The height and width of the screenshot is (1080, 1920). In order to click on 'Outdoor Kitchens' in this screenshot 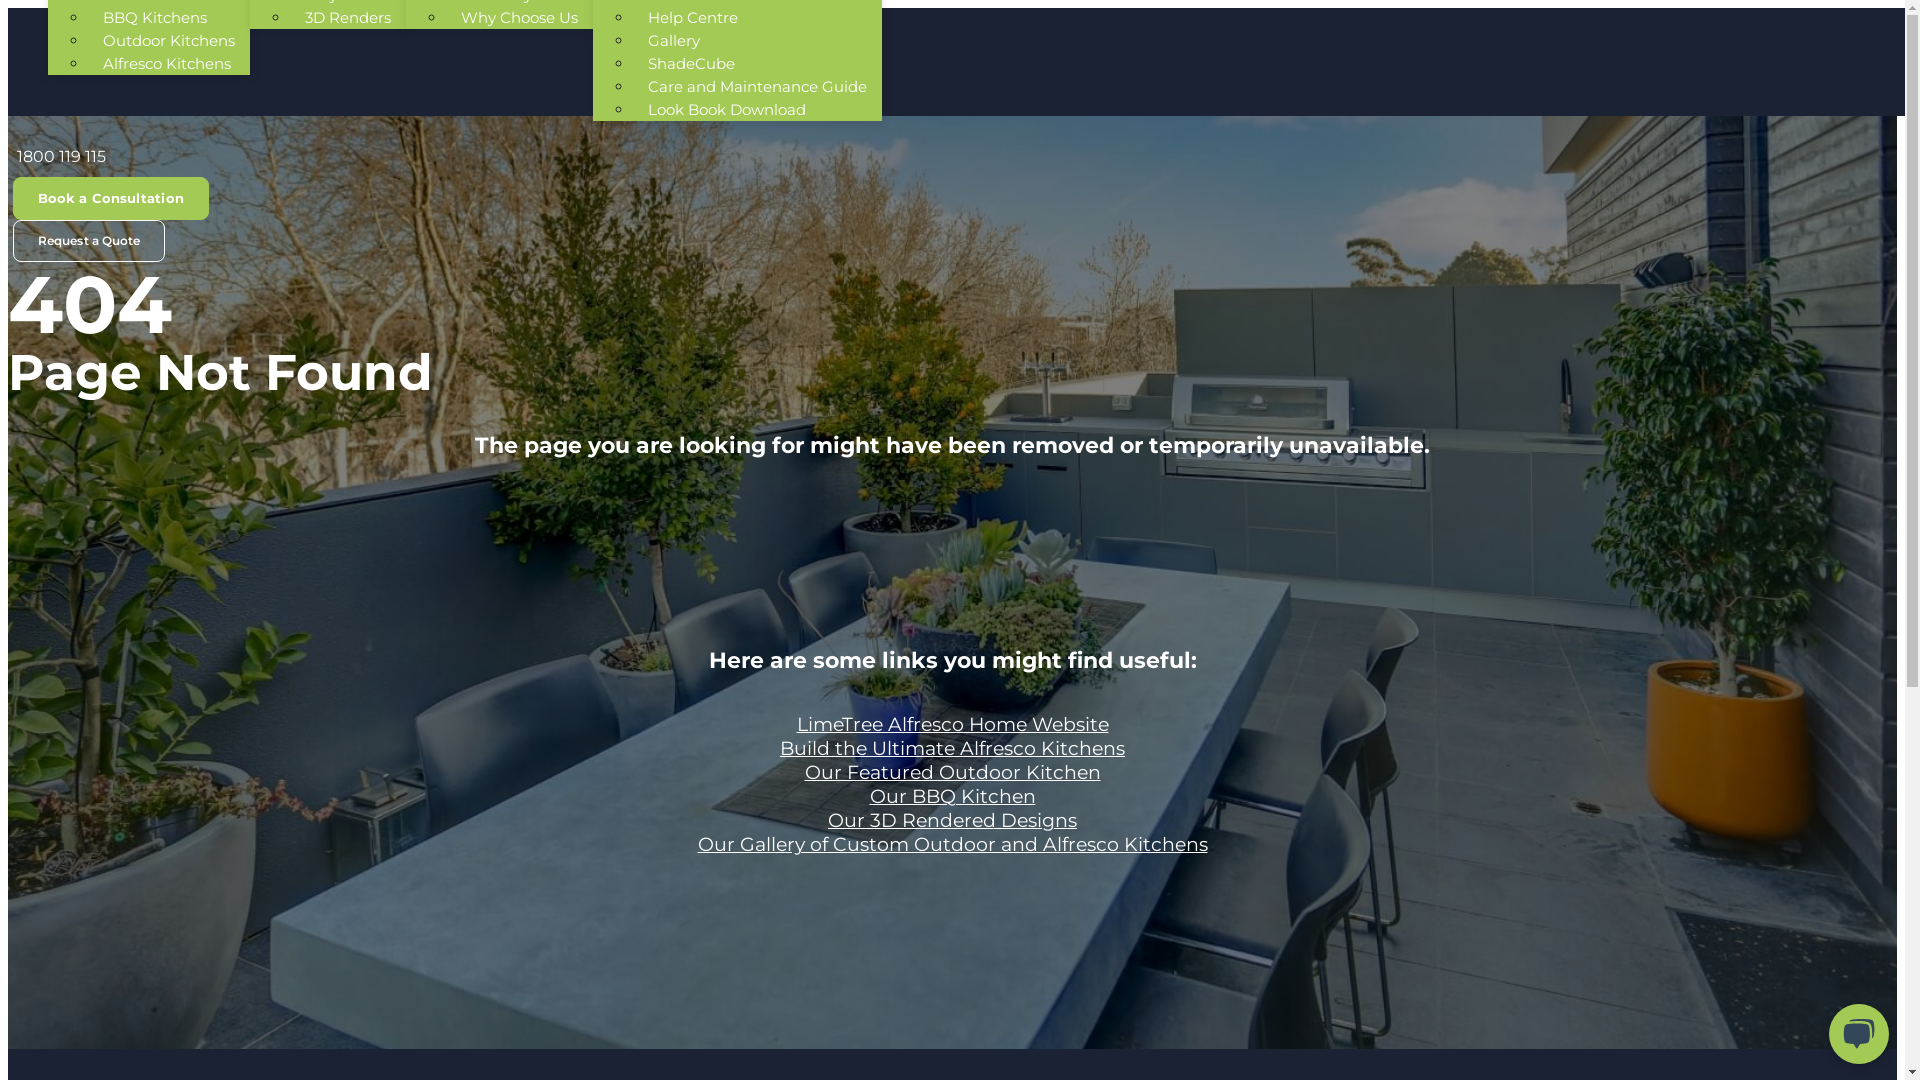, I will do `click(168, 40)`.